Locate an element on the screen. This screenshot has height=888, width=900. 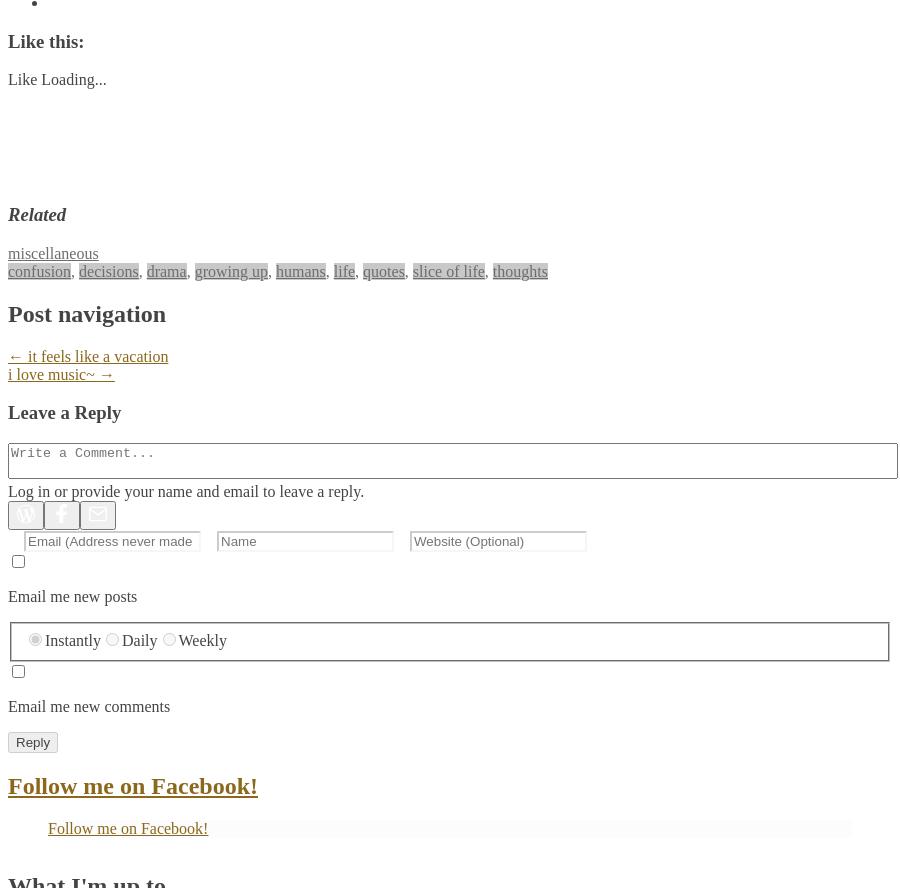
'i love music~' is located at coordinates (52, 373).